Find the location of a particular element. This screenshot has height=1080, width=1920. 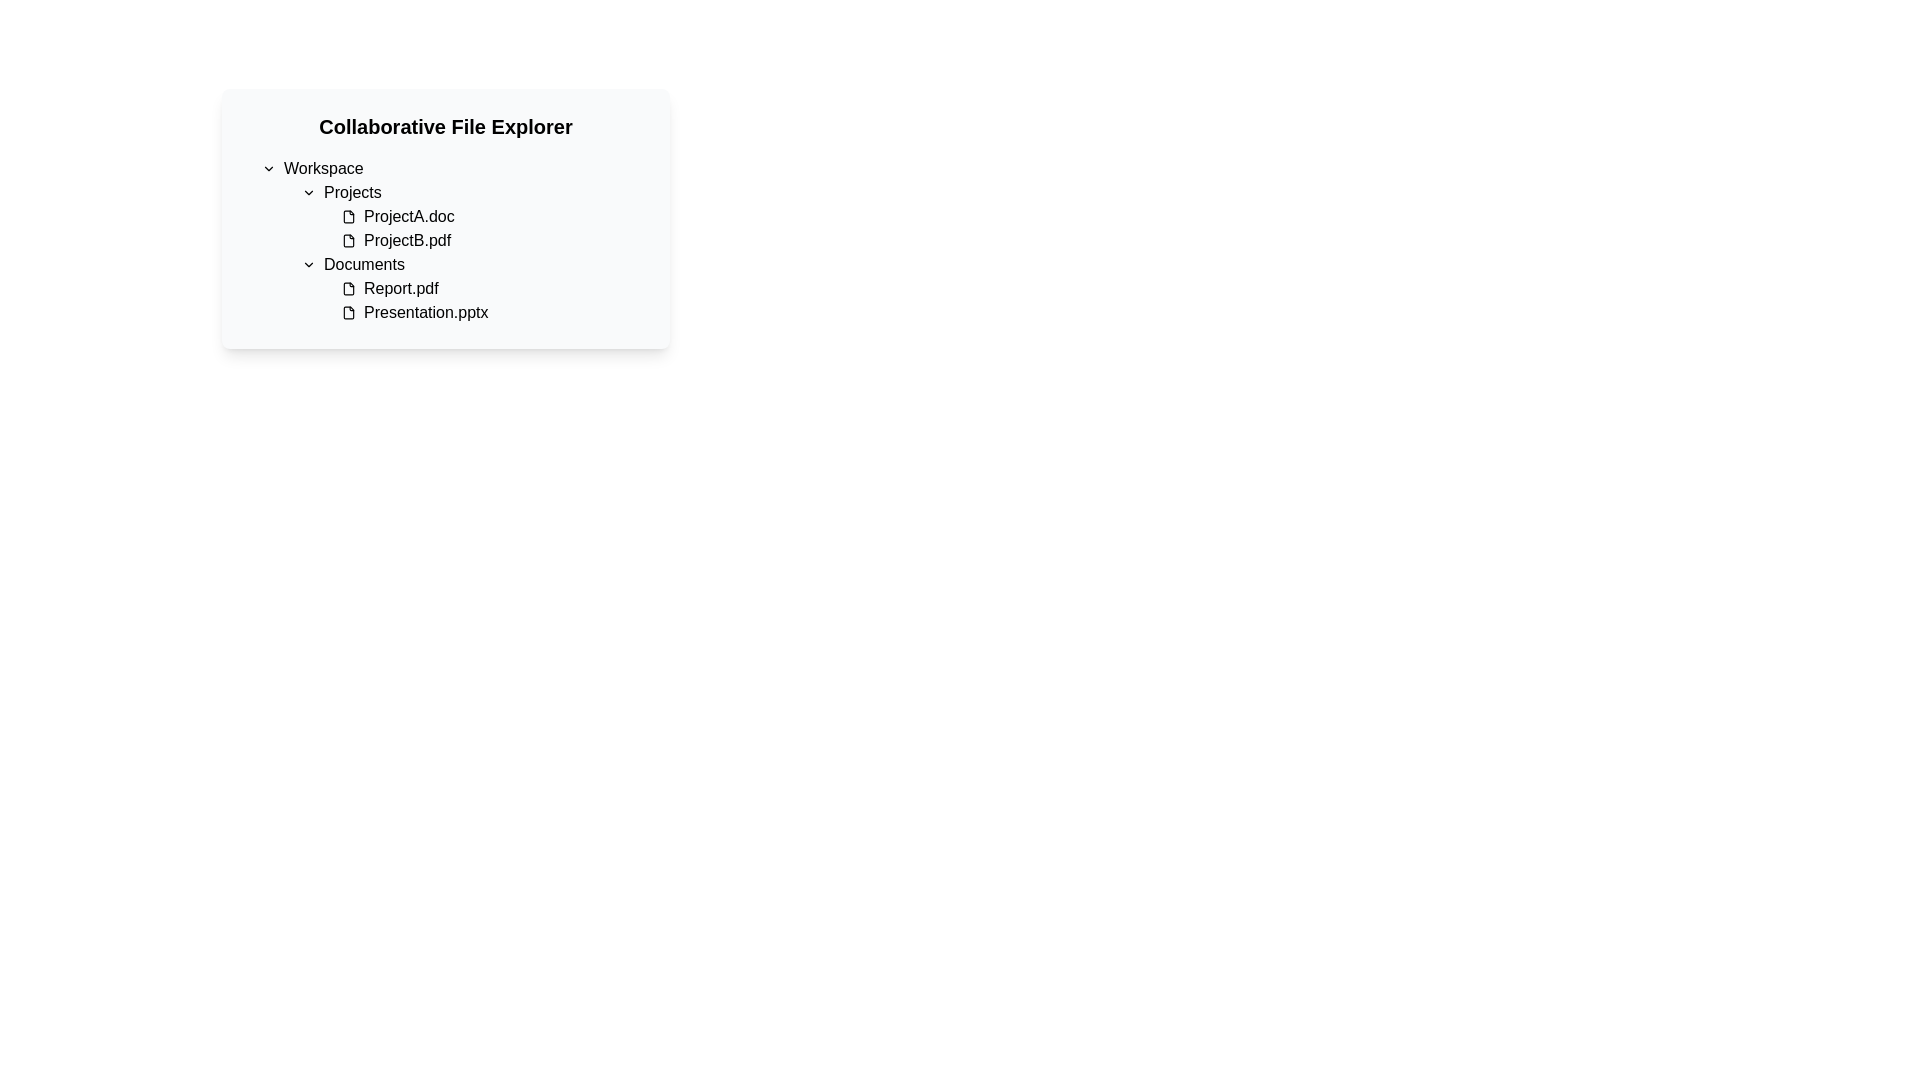

the file icon representing 'ProjectB.pdf' in the 'Projects' subsection of the 'Collaborative File Explorer' is located at coordinates (349, 239).